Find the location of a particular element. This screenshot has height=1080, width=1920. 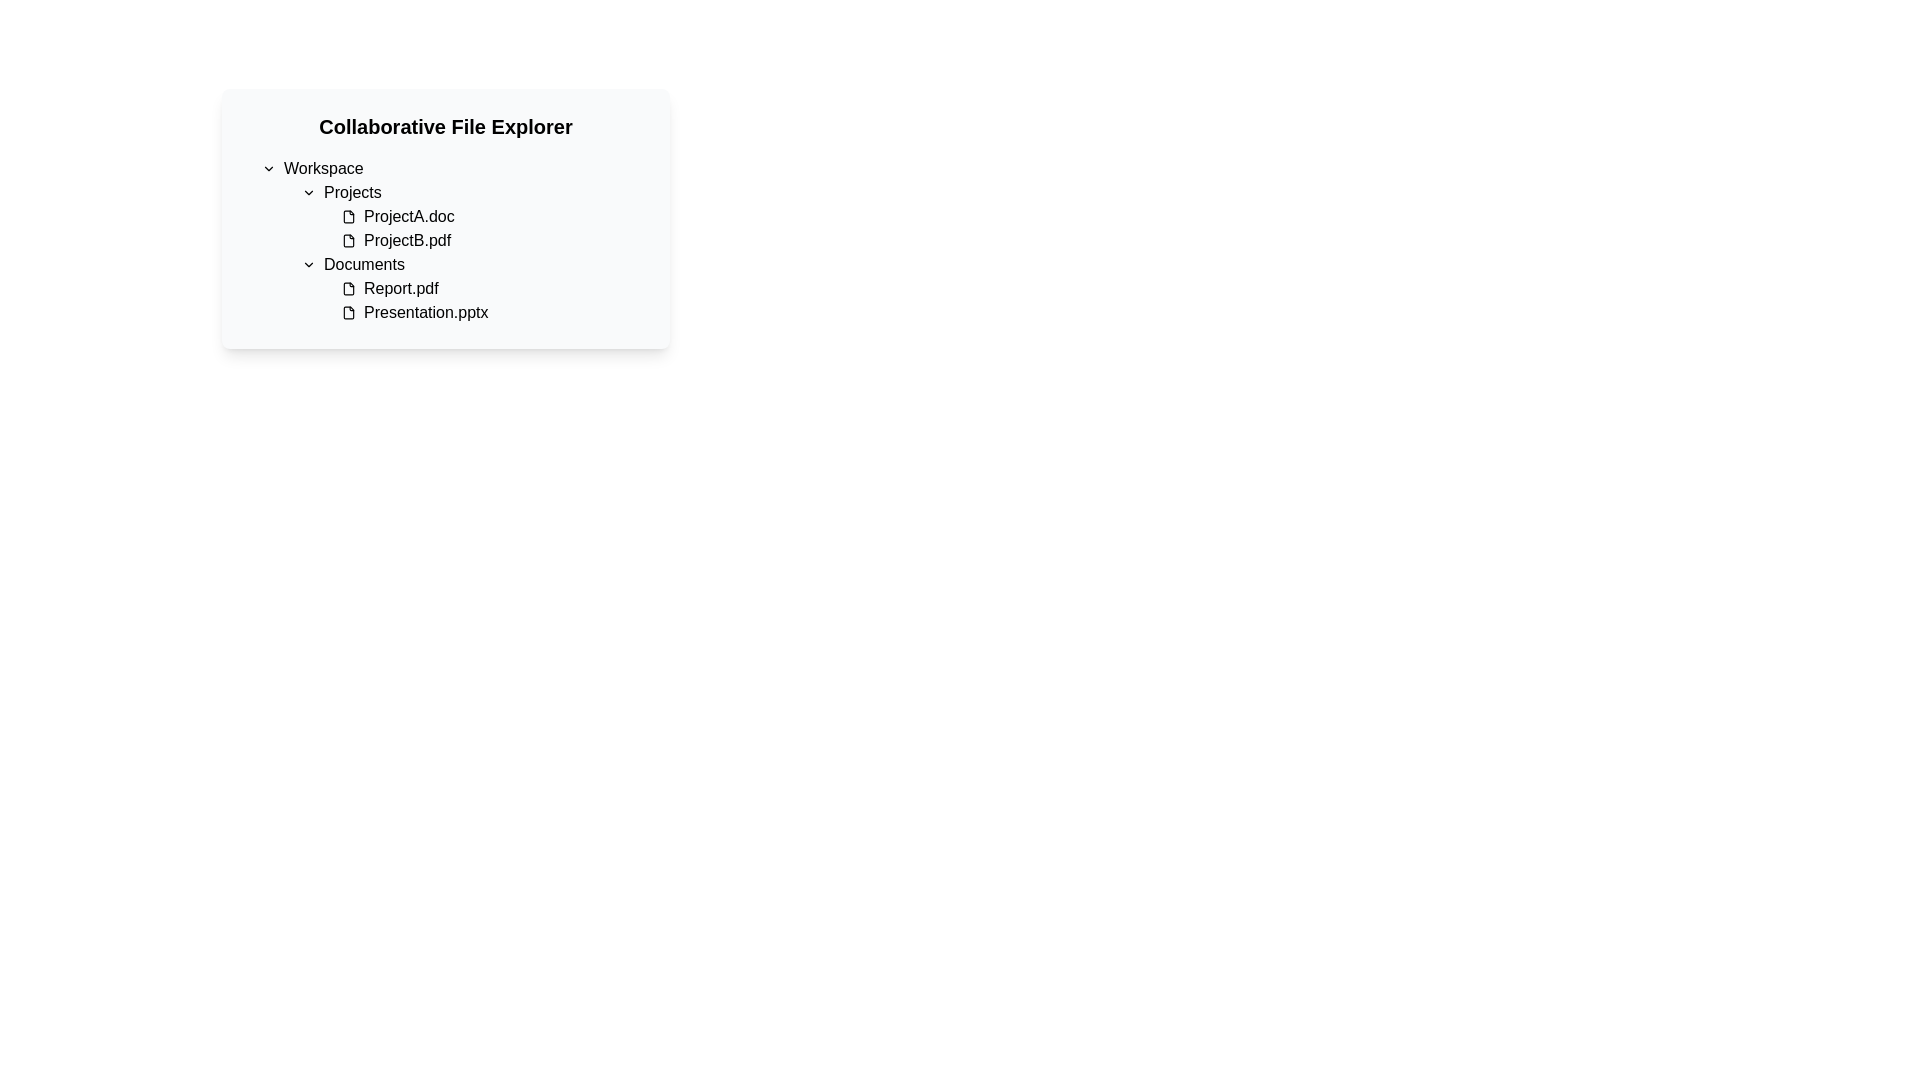

the file icon representing 'ProjectB.pdf' in the 'Projects' subsection of the 'Collaborative File Explorer' is located at coordinates (349, 239).